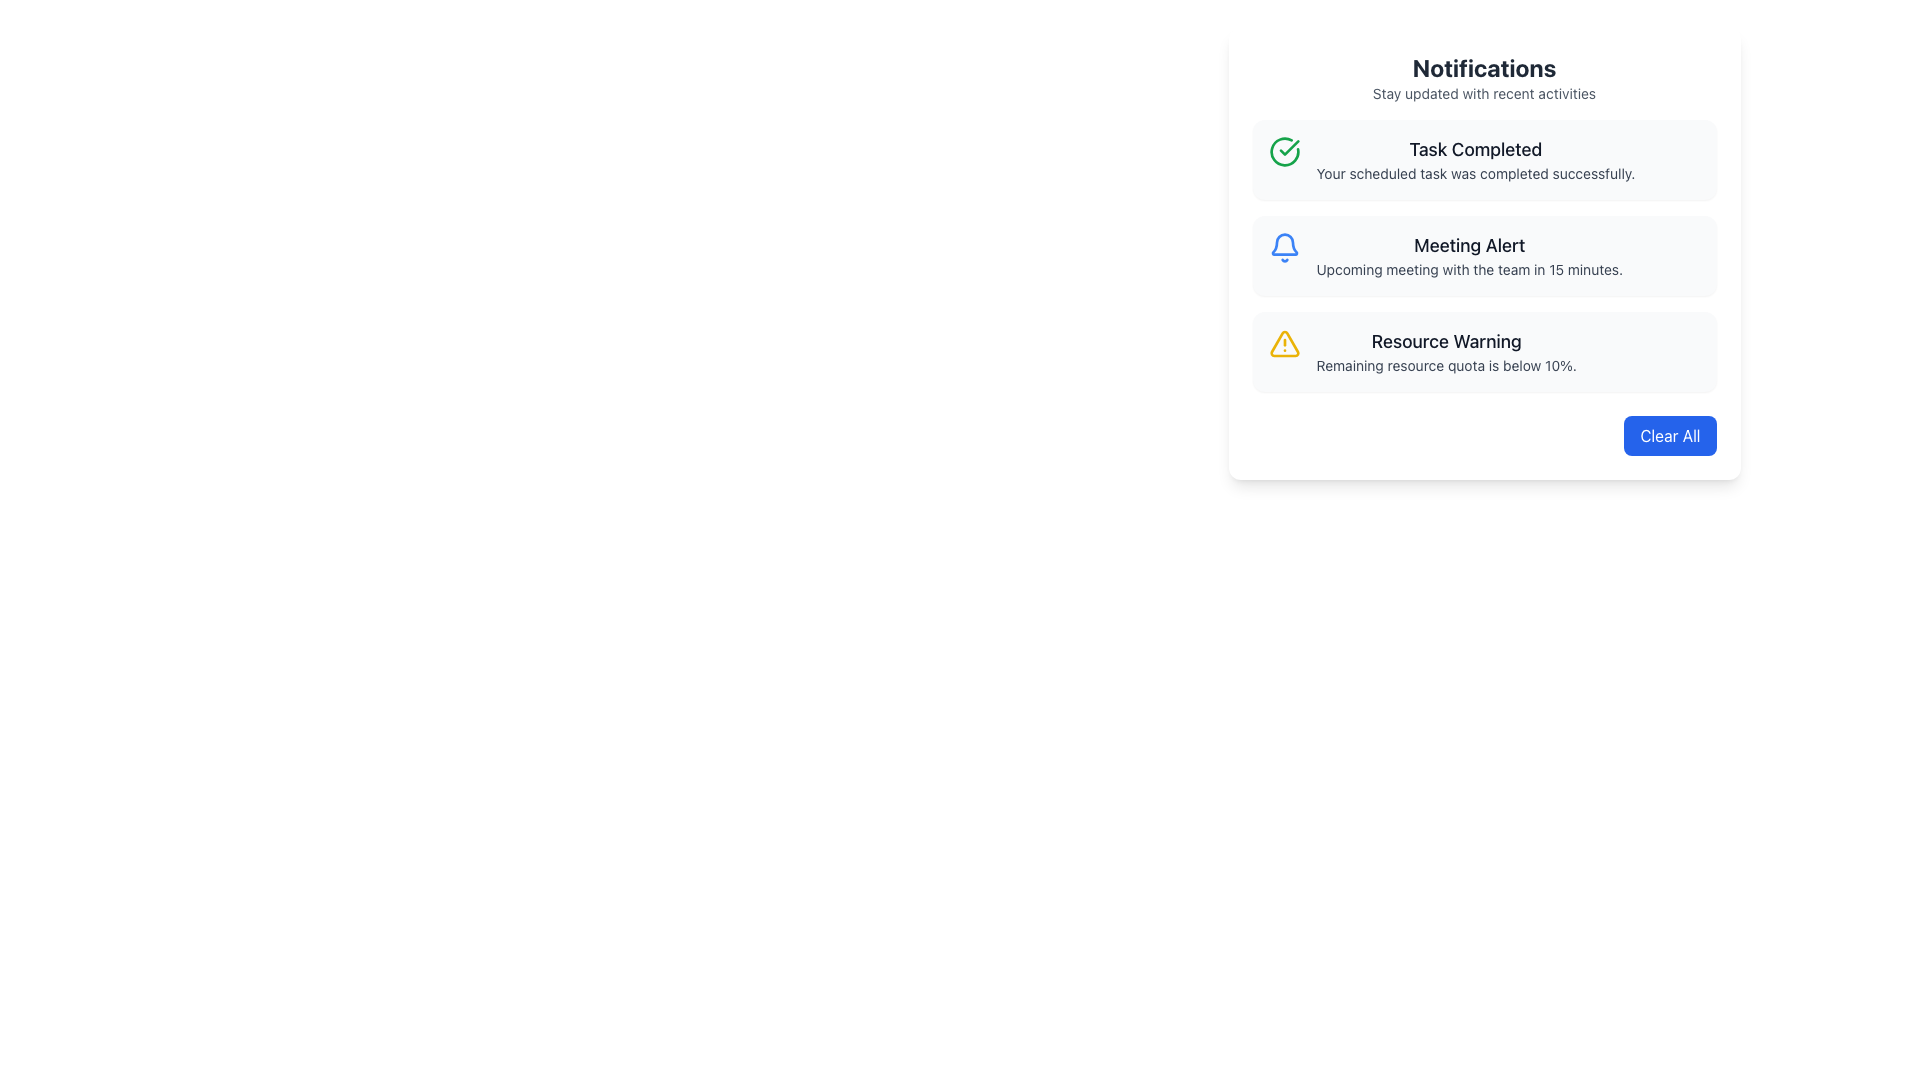 The image size is (1920, 1080). I want to click on the text label that provides information related to the notifications section, located below the title 'Notifications' in the notification panel, so click(1484, 93).